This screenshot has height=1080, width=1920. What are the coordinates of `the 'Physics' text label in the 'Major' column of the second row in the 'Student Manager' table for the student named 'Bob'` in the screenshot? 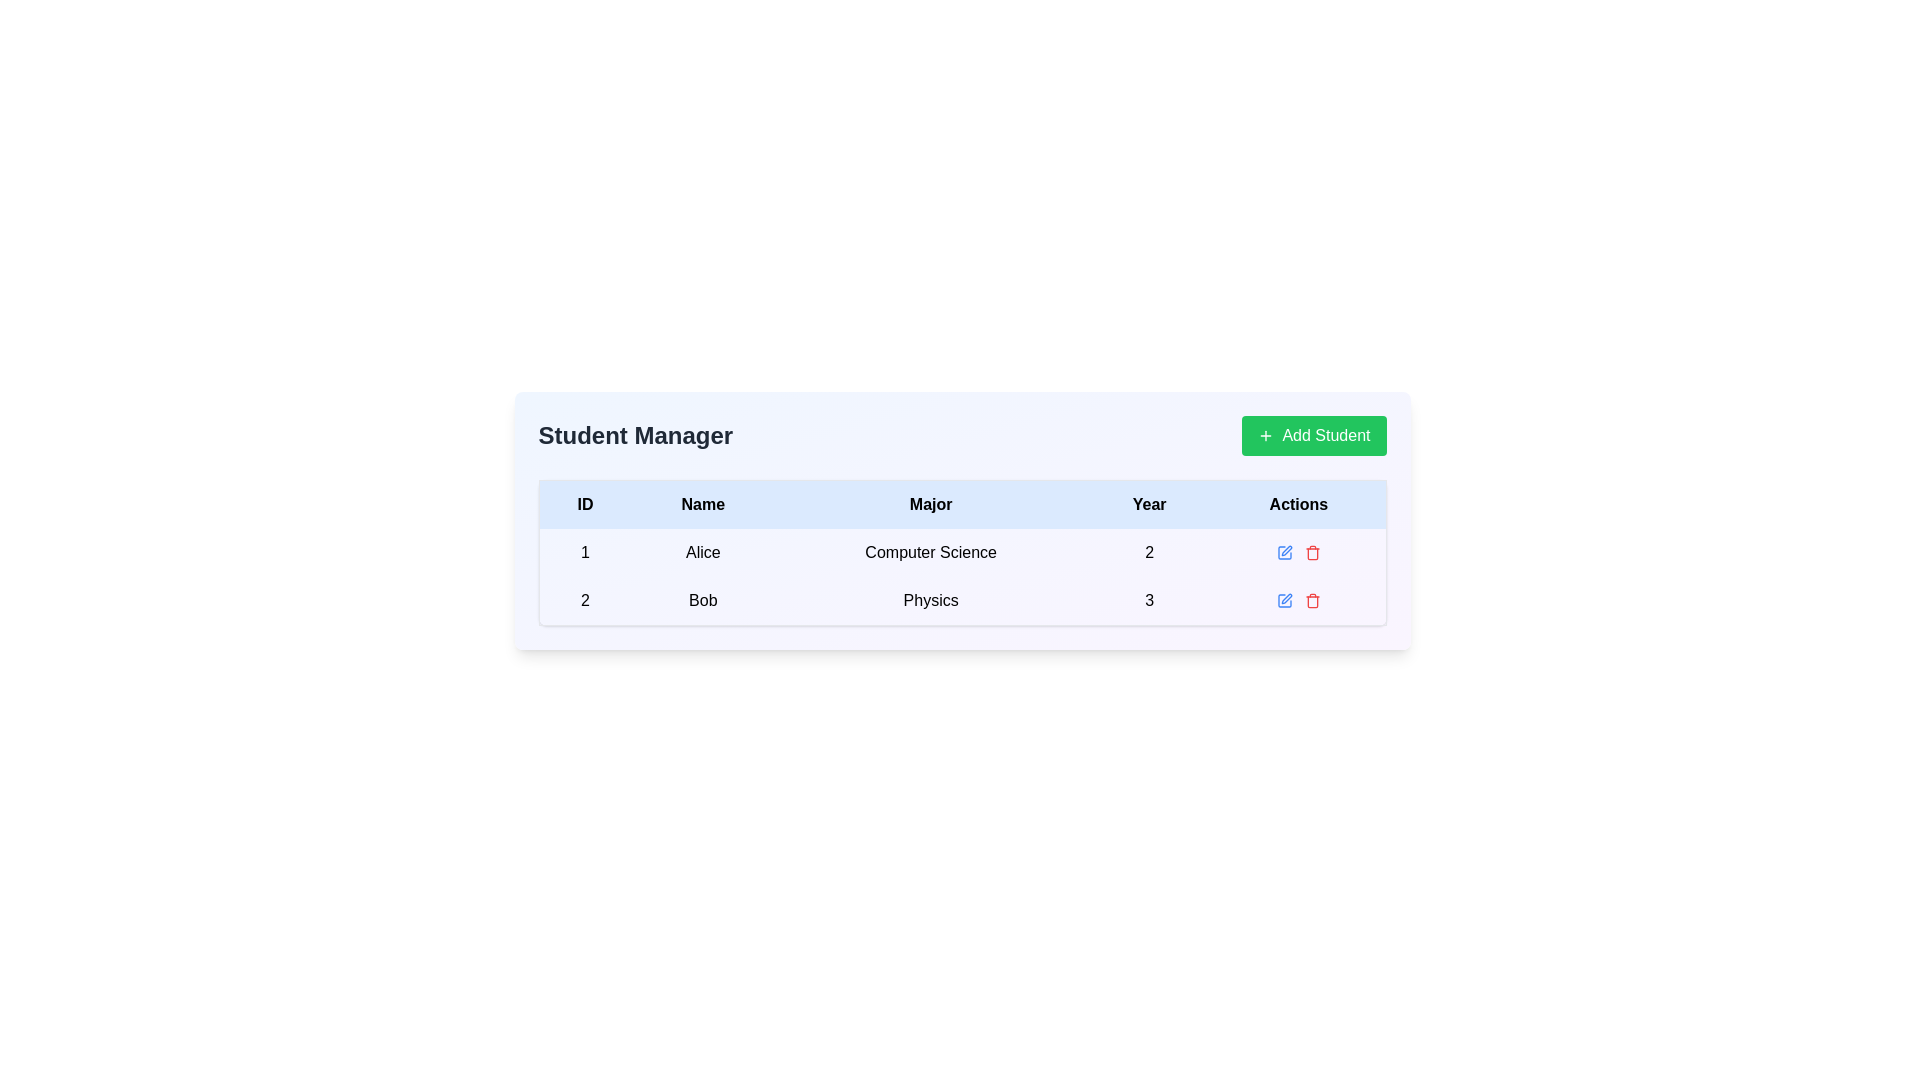 It's located at (930, 600).